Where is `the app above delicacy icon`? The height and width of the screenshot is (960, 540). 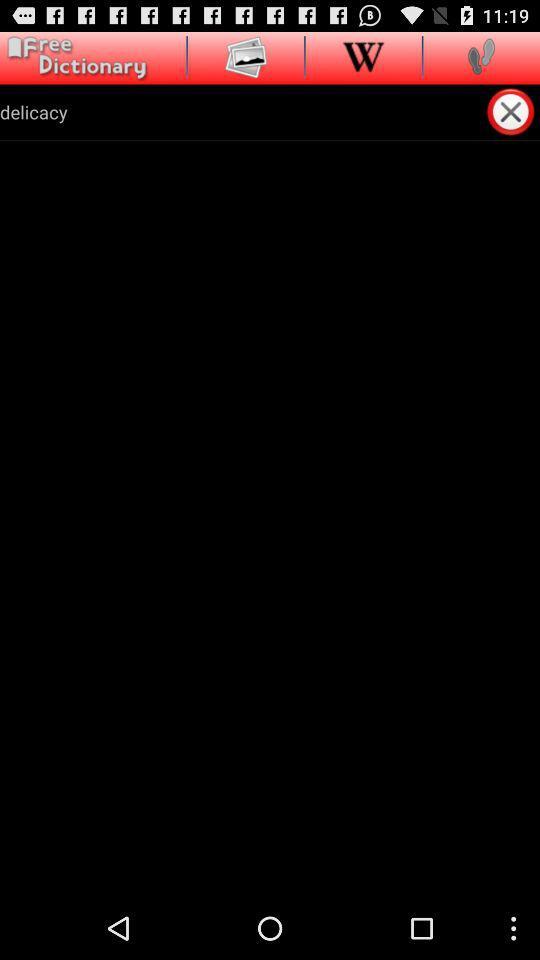
the app above delicacy icon is located at coordinates (362, 55).